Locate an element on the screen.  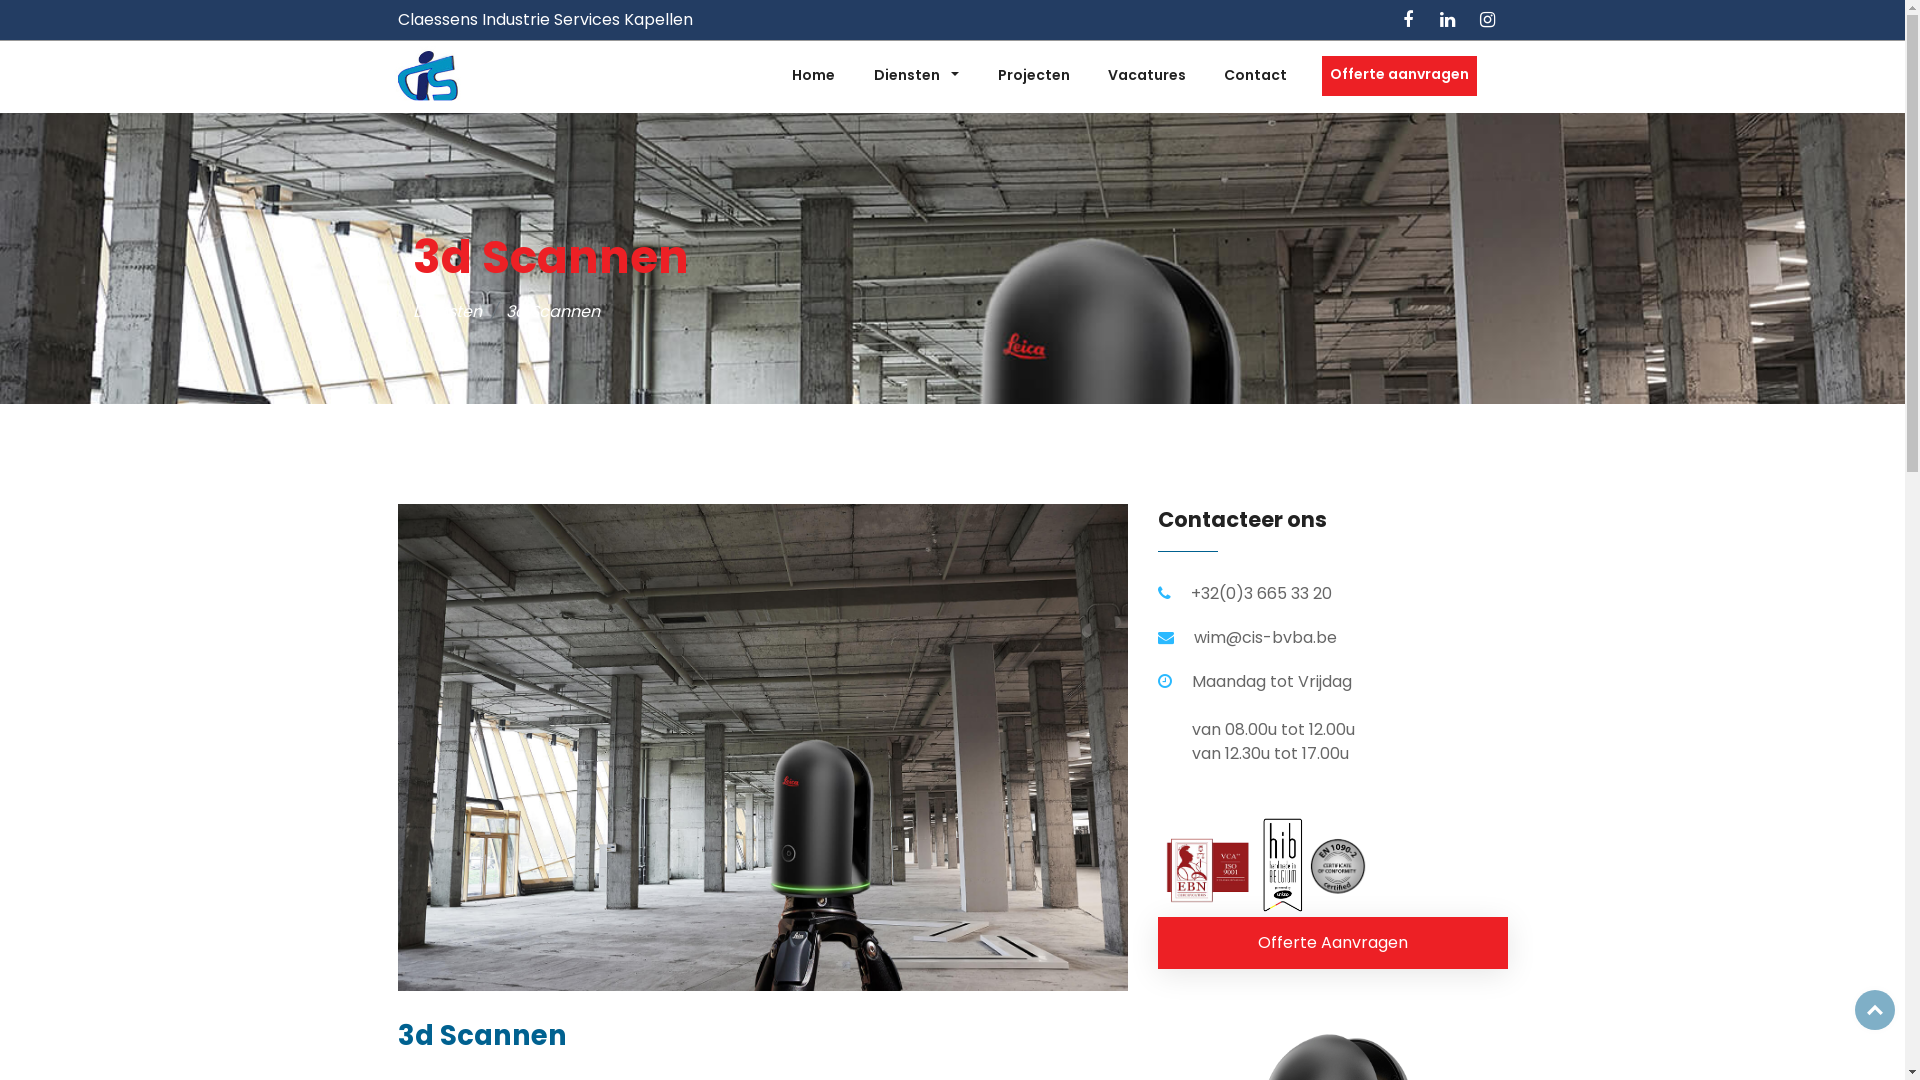
'Offerte Aanvragen' is located at coordinates (1333, 942).